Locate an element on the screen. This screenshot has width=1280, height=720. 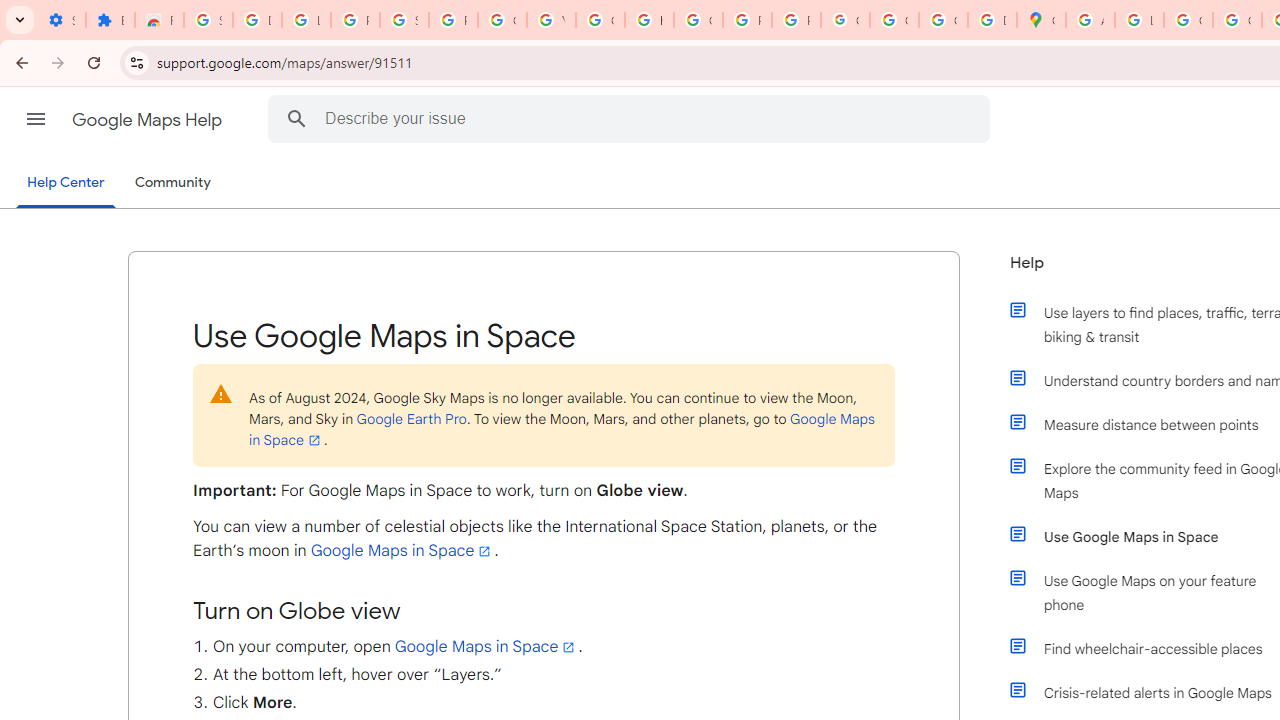
'YouTube' is located at coordinates (551, 20).